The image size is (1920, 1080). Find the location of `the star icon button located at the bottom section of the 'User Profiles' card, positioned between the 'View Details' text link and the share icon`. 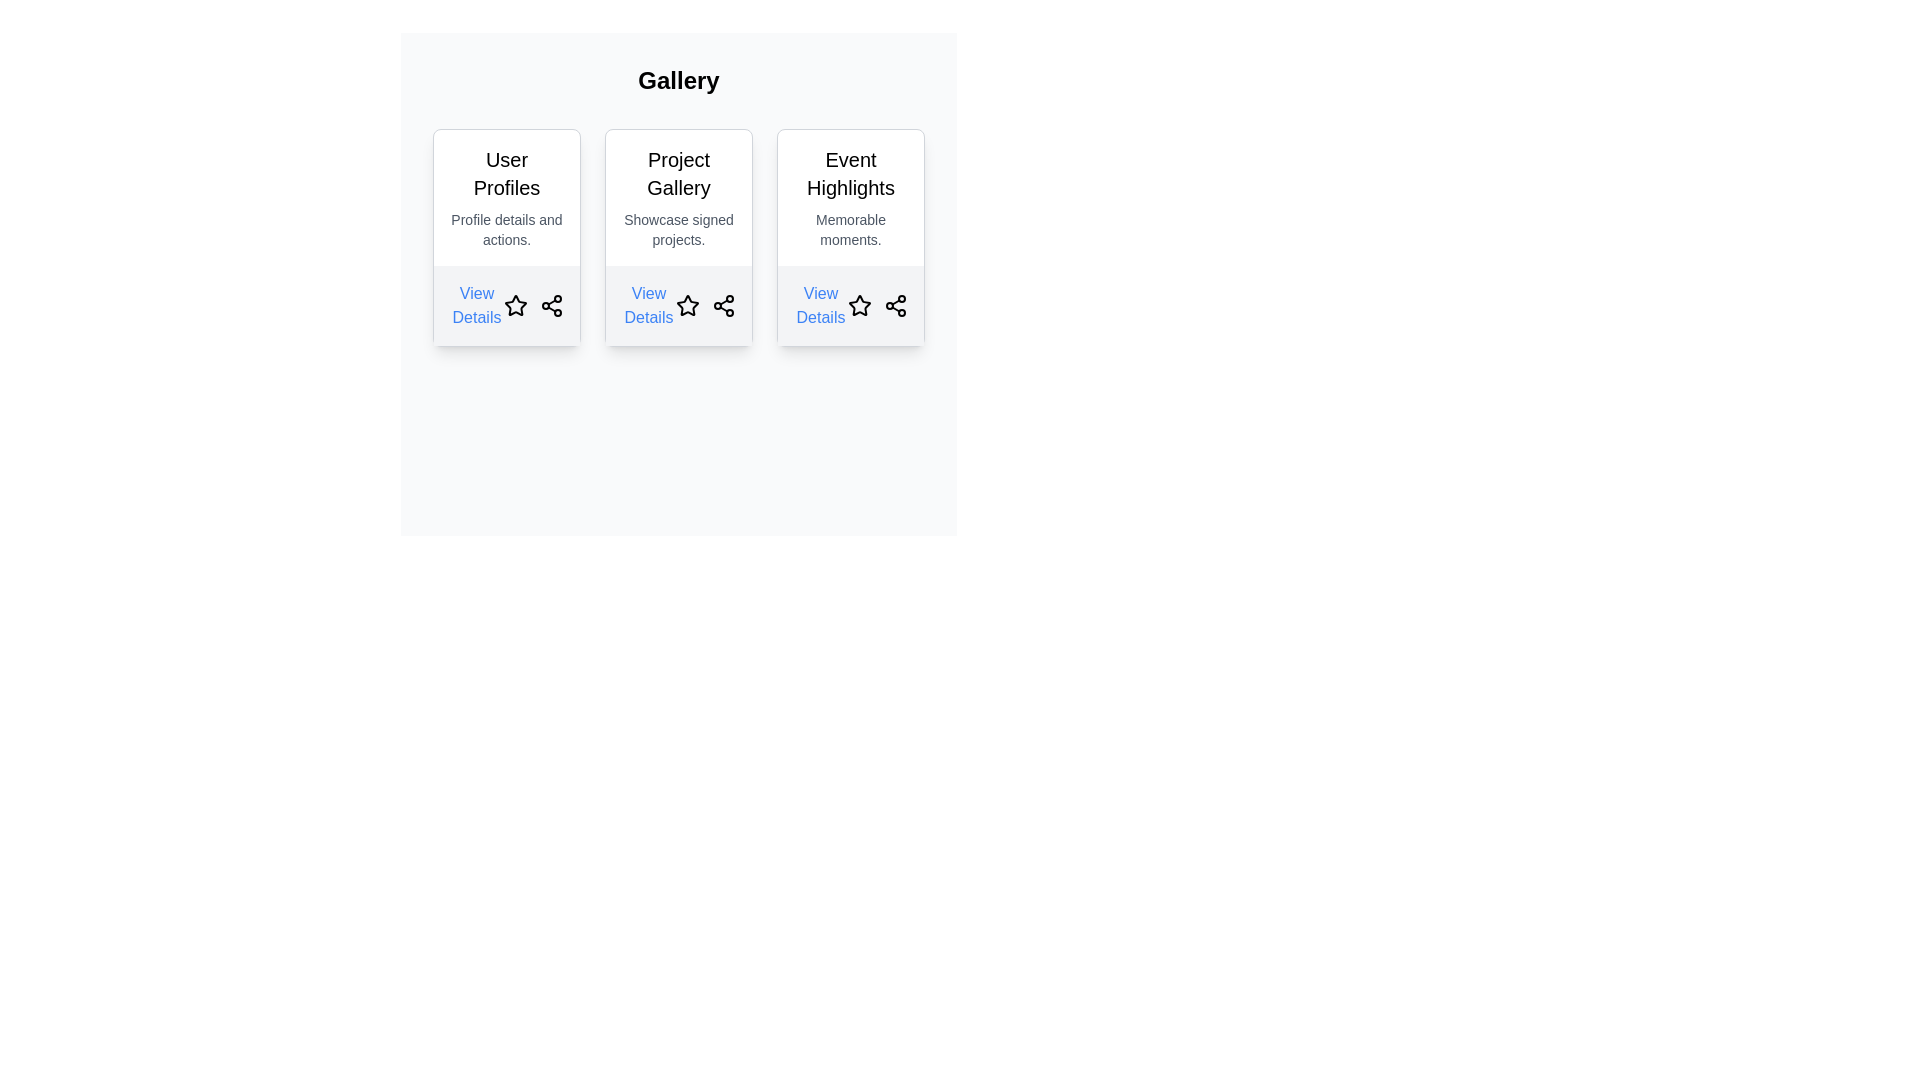

the star icon button located at the bottom section of the 'User Profiles' card, positioned between the 'View Details' text link and the share icon is located at coordinates (515, 305).